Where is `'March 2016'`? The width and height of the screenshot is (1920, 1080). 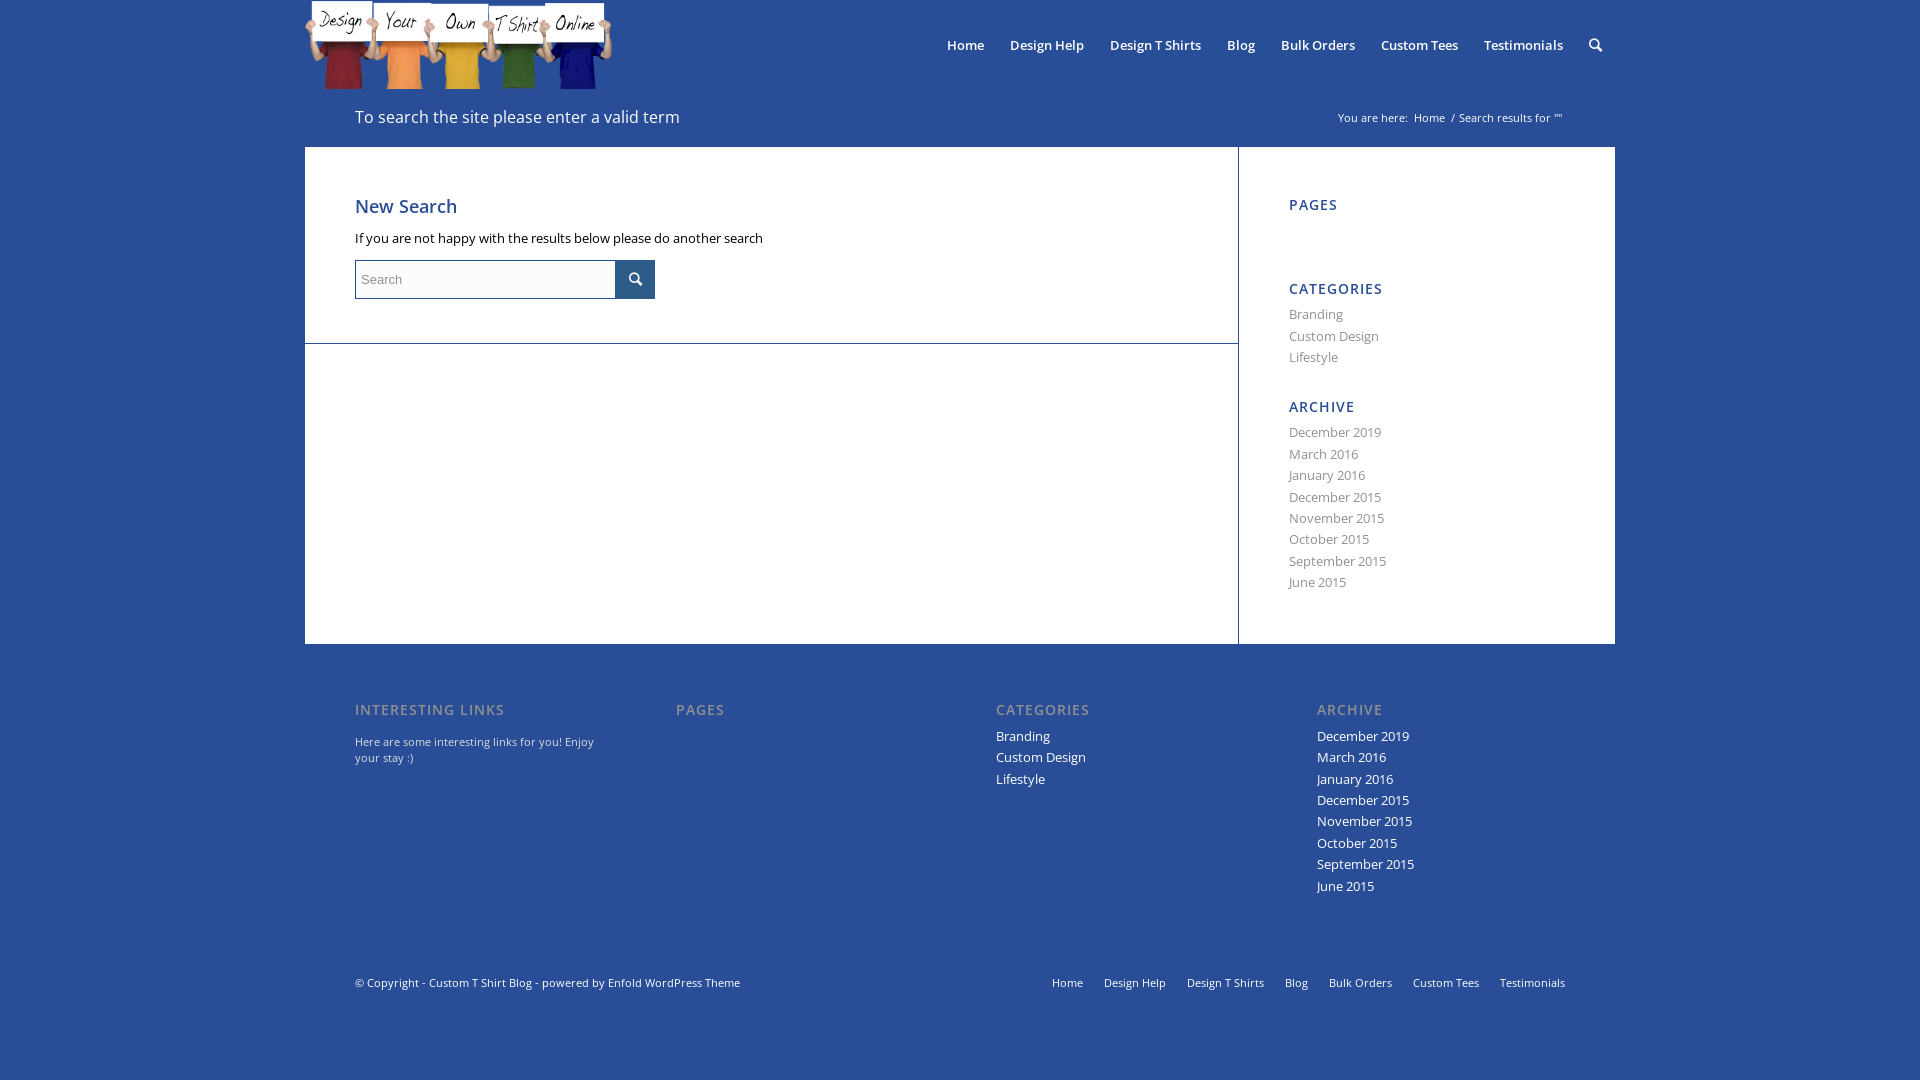
'March 2016' is located at coordinates (1323, 454).